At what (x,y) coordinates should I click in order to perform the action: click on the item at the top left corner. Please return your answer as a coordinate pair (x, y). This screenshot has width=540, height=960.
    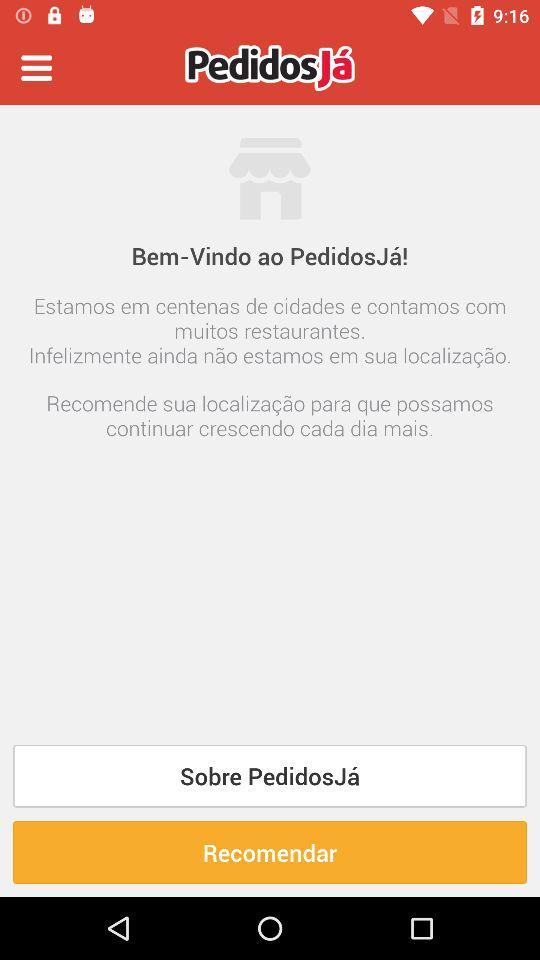
    Looking at the image, I should click on (36, 68).